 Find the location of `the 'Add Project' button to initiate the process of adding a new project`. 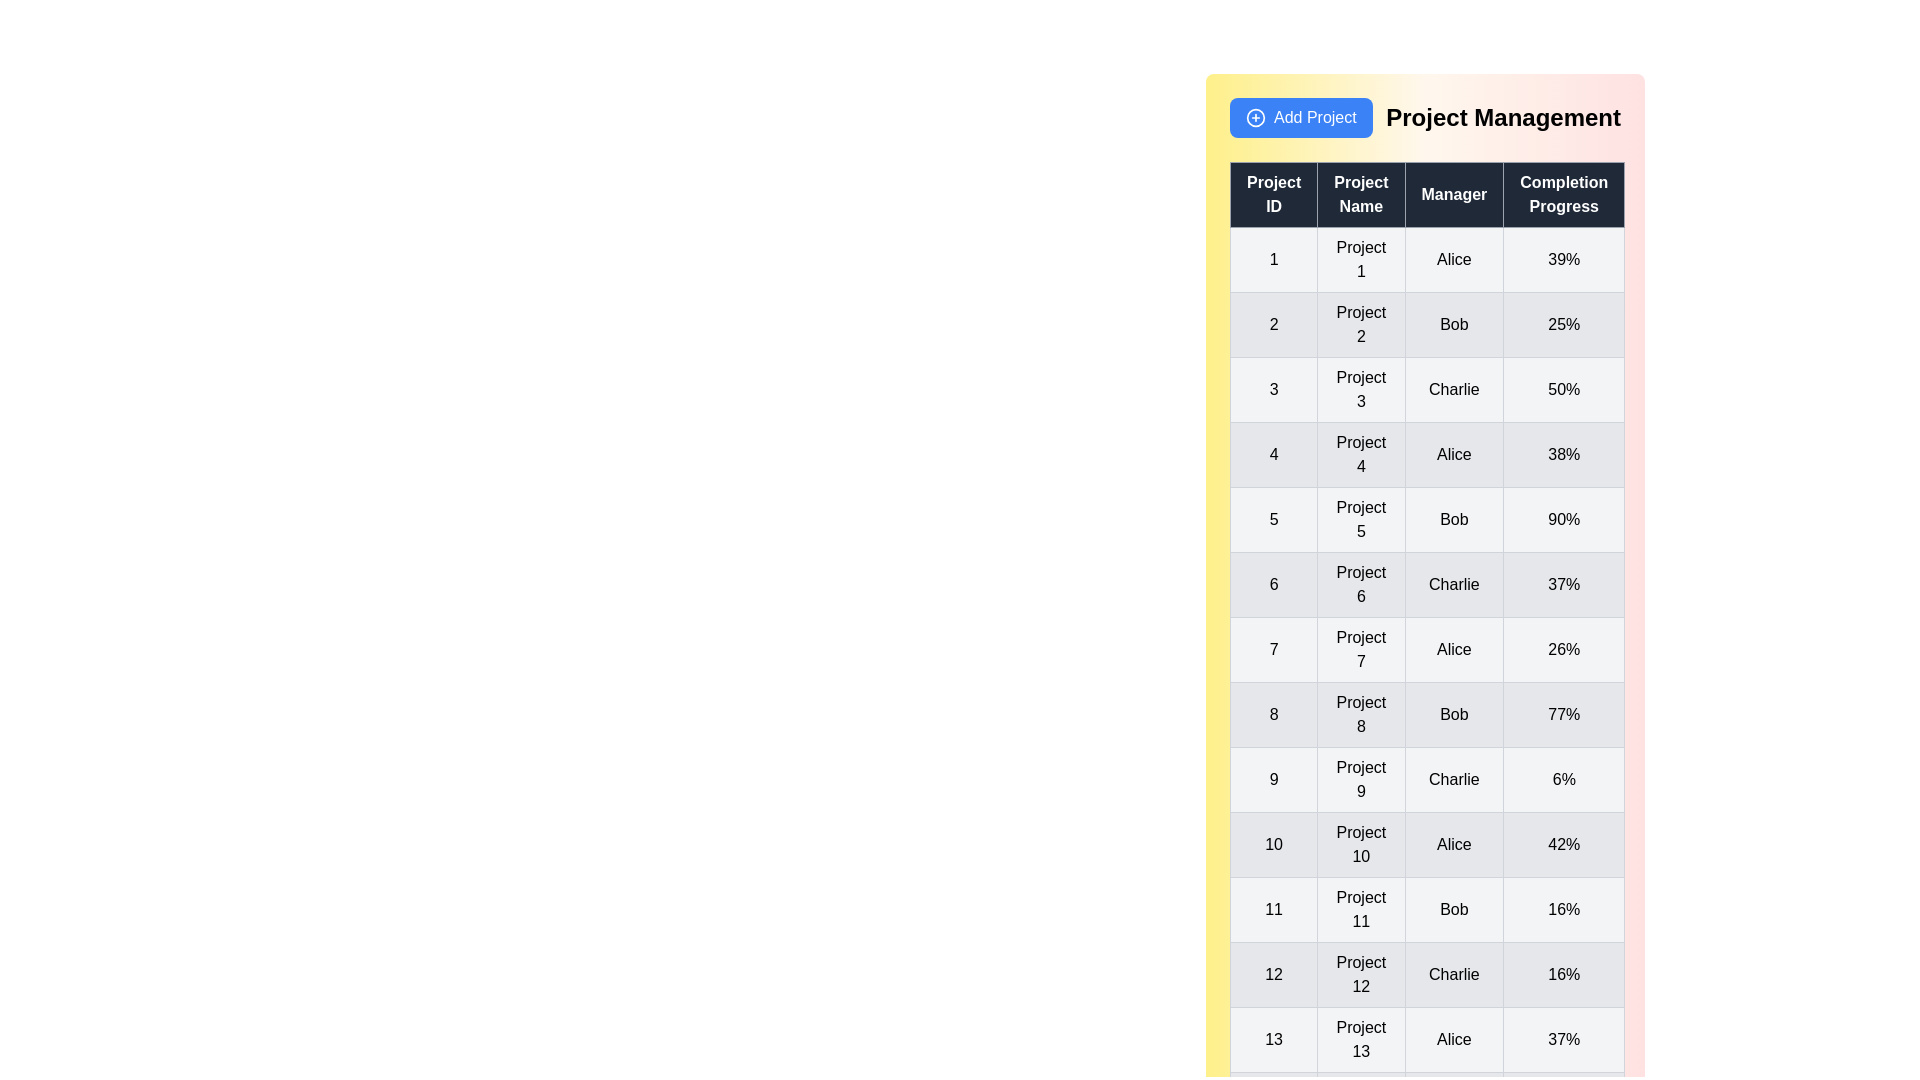

the 'Add Project' button to initiate the process of adding a new project is located at coordinates (1301, 118).